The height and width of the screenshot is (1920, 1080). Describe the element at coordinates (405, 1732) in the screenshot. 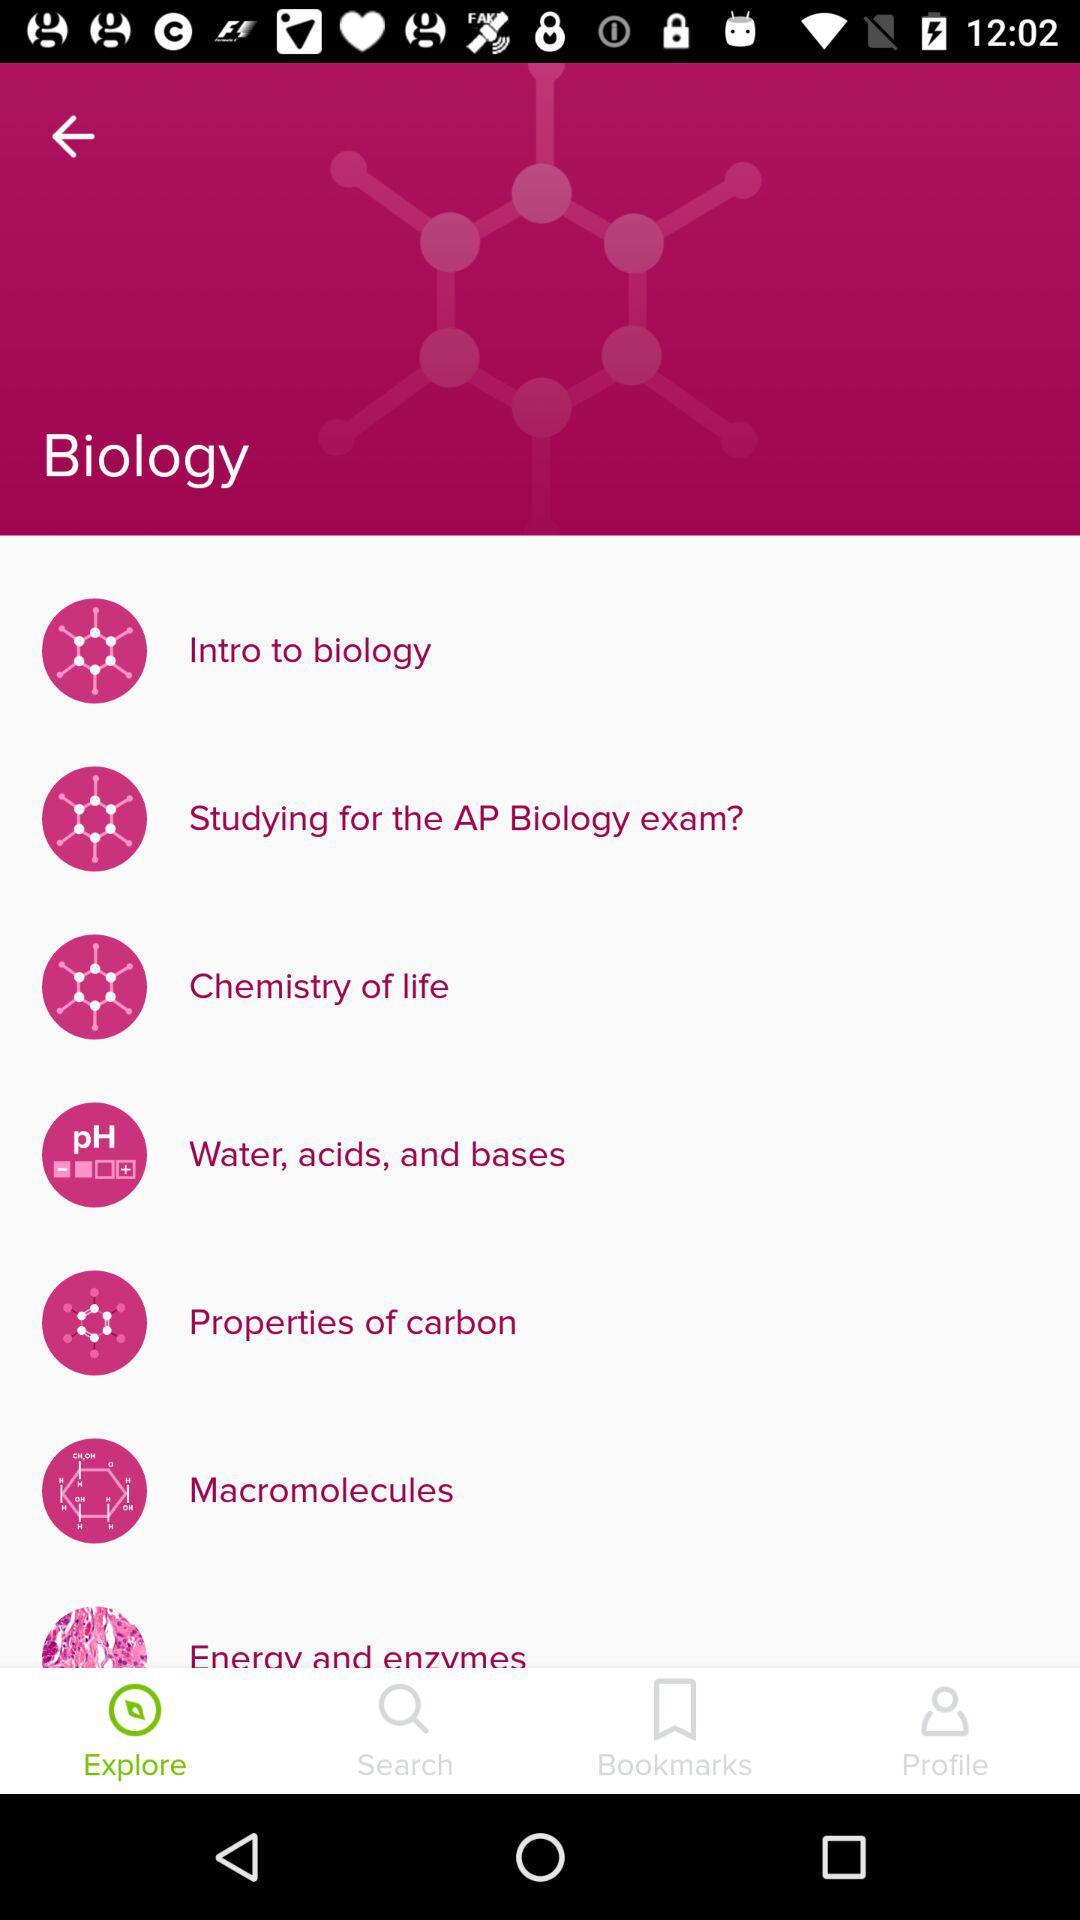

I see `the item to the left of bookmarks icon` at that location.